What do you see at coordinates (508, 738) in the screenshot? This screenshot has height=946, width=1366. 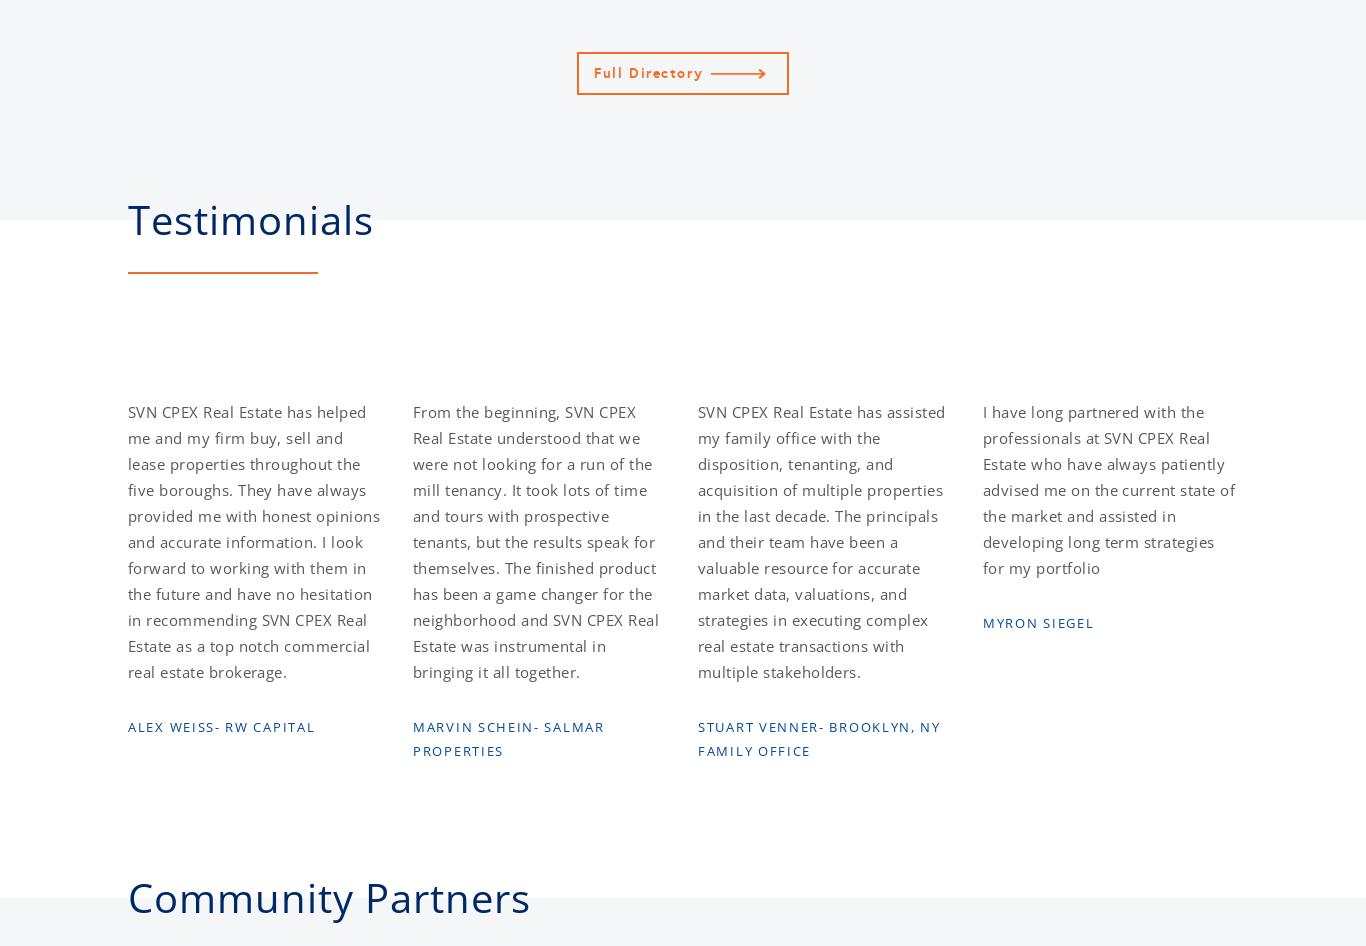 I see `'Marvin Schein- Salmar Properties'` at bounding box center [508, 738].